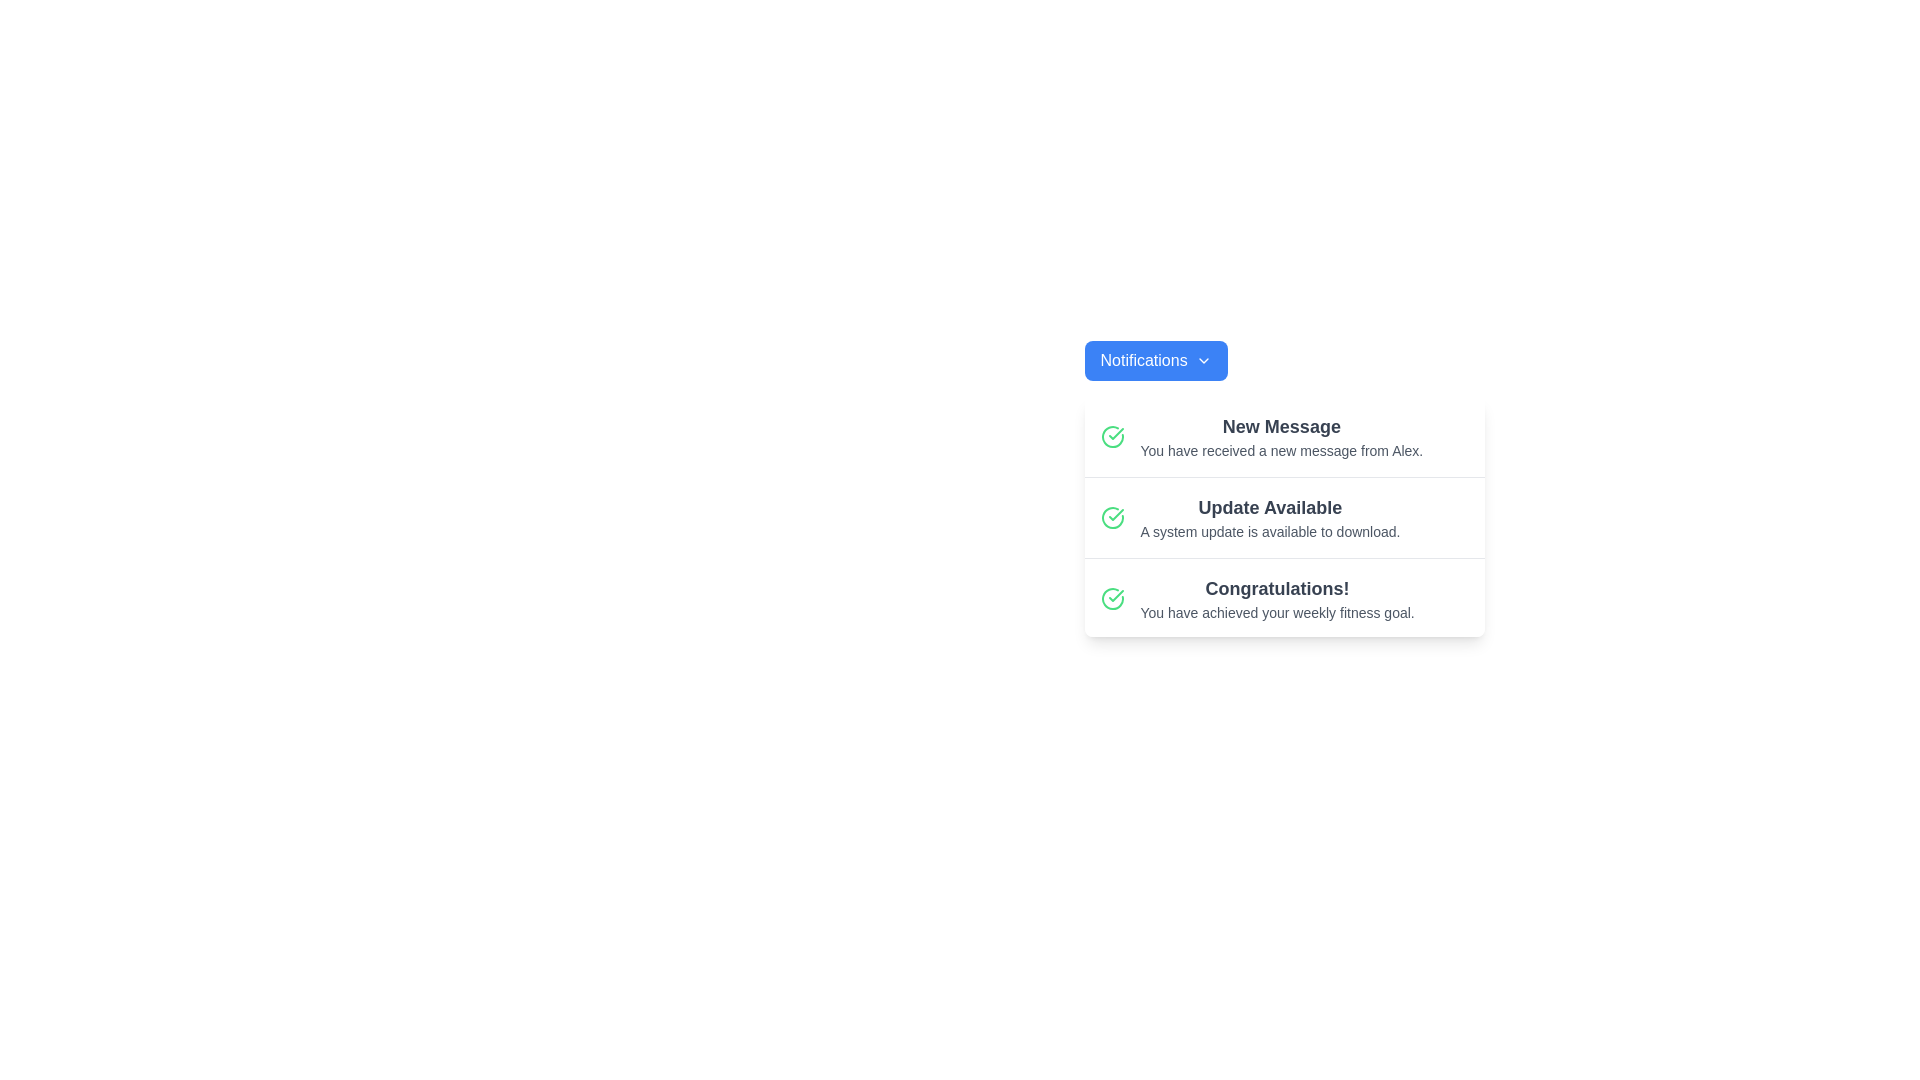  What do you see at coordinates (1276, 597) in the screenshot?
I see `the congratulatory message text block that indicates the user has achieved their weekly fitness goal, located in the third notification entry of the list` at bounding box center [1276, 597].